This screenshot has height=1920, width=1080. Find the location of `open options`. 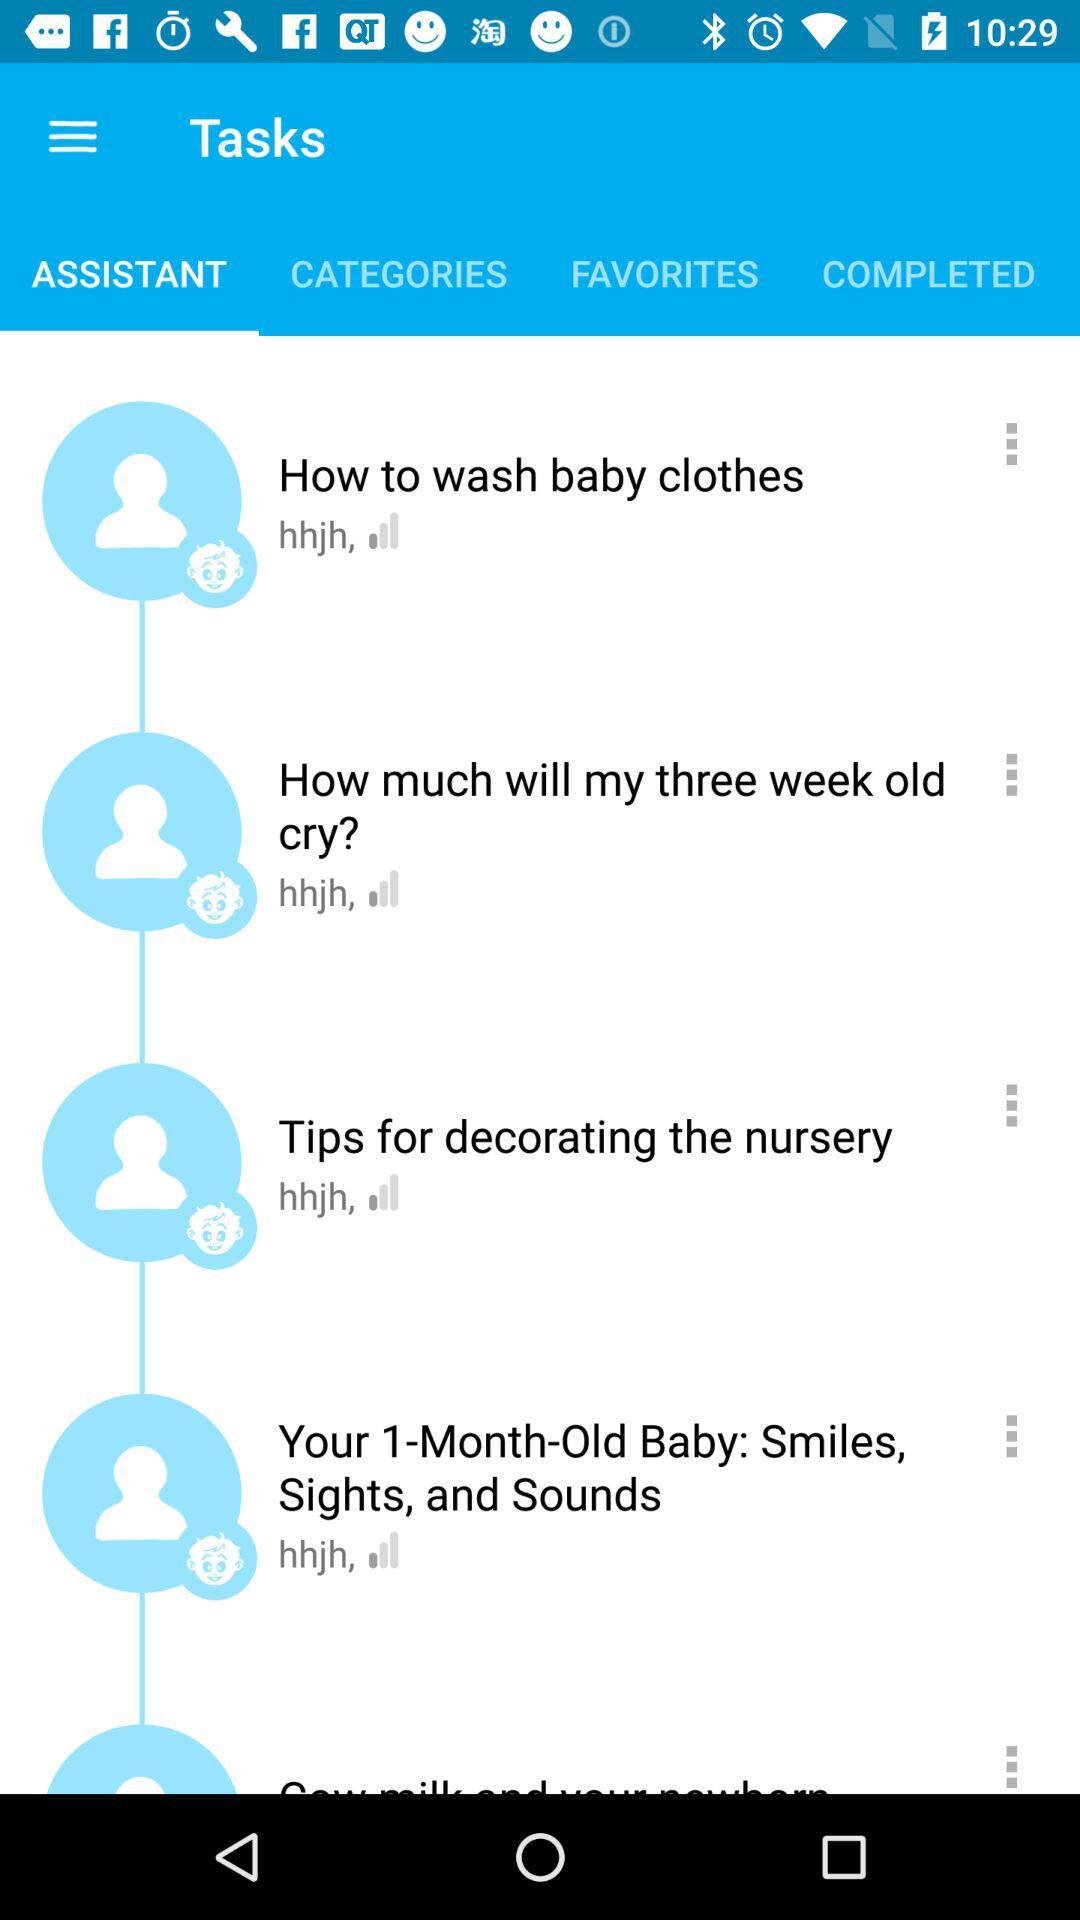

open options is located at coordinates (1022, 1758).